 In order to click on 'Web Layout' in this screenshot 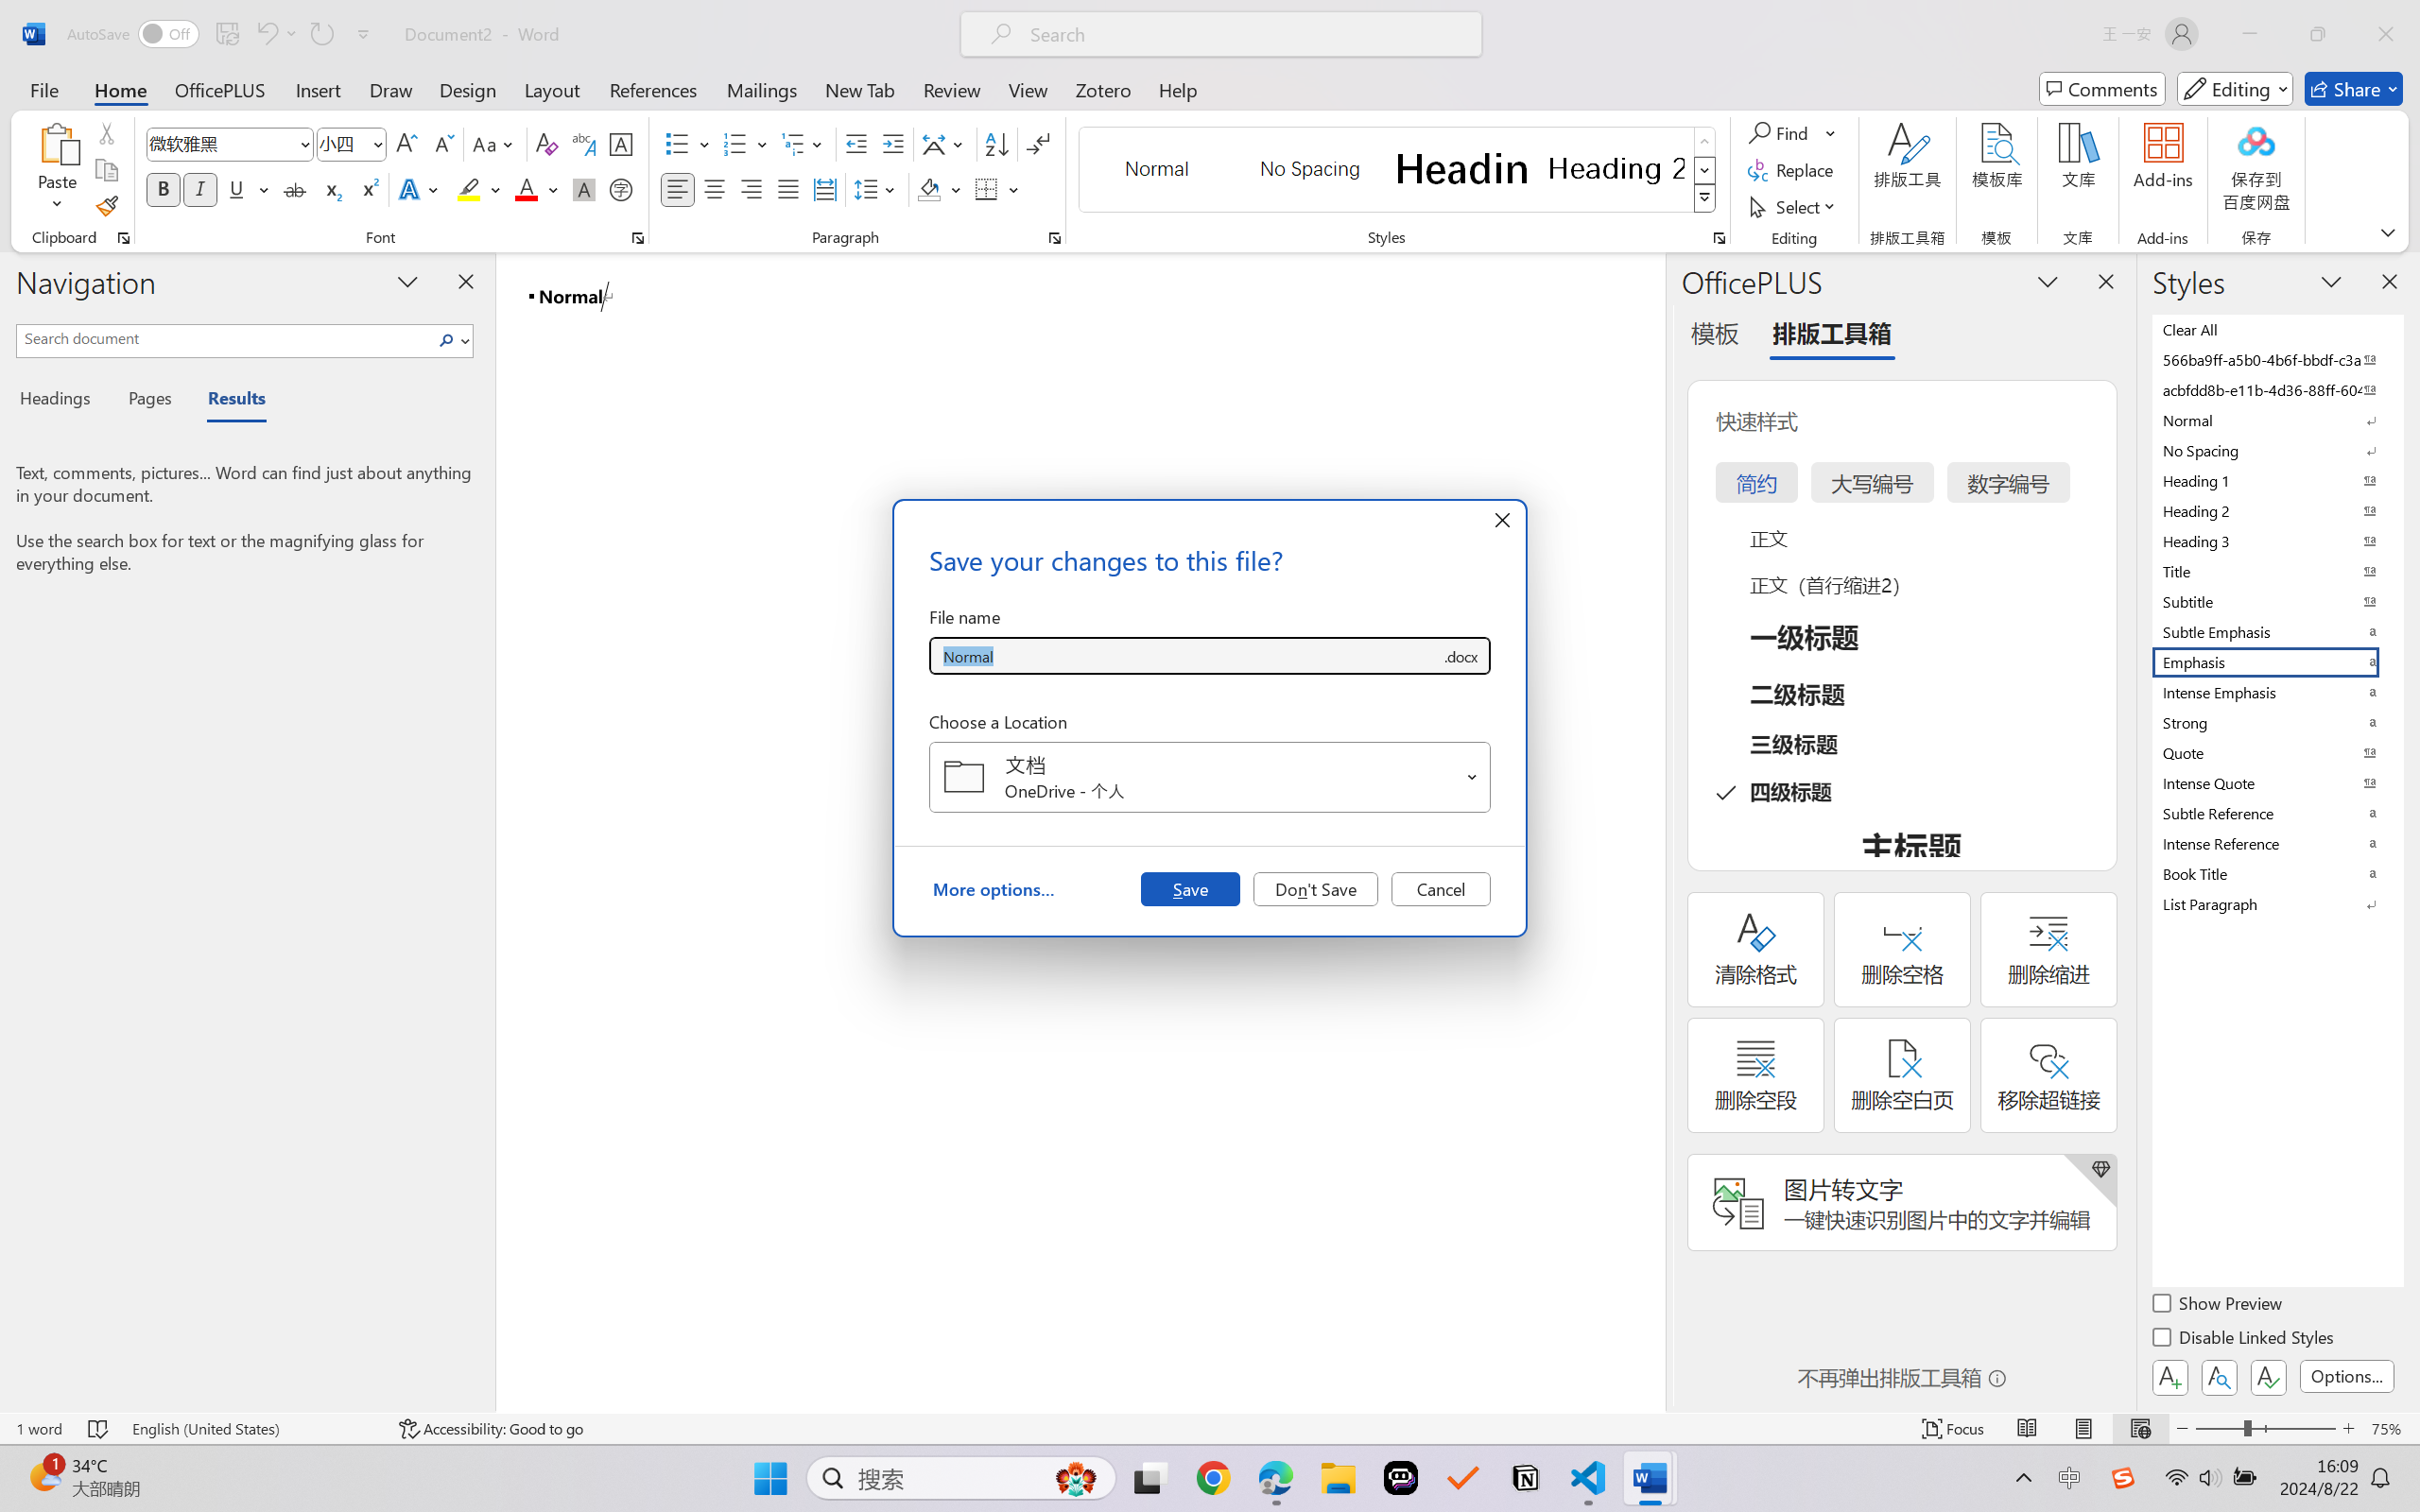, I will do `click(2139, 1428)`.